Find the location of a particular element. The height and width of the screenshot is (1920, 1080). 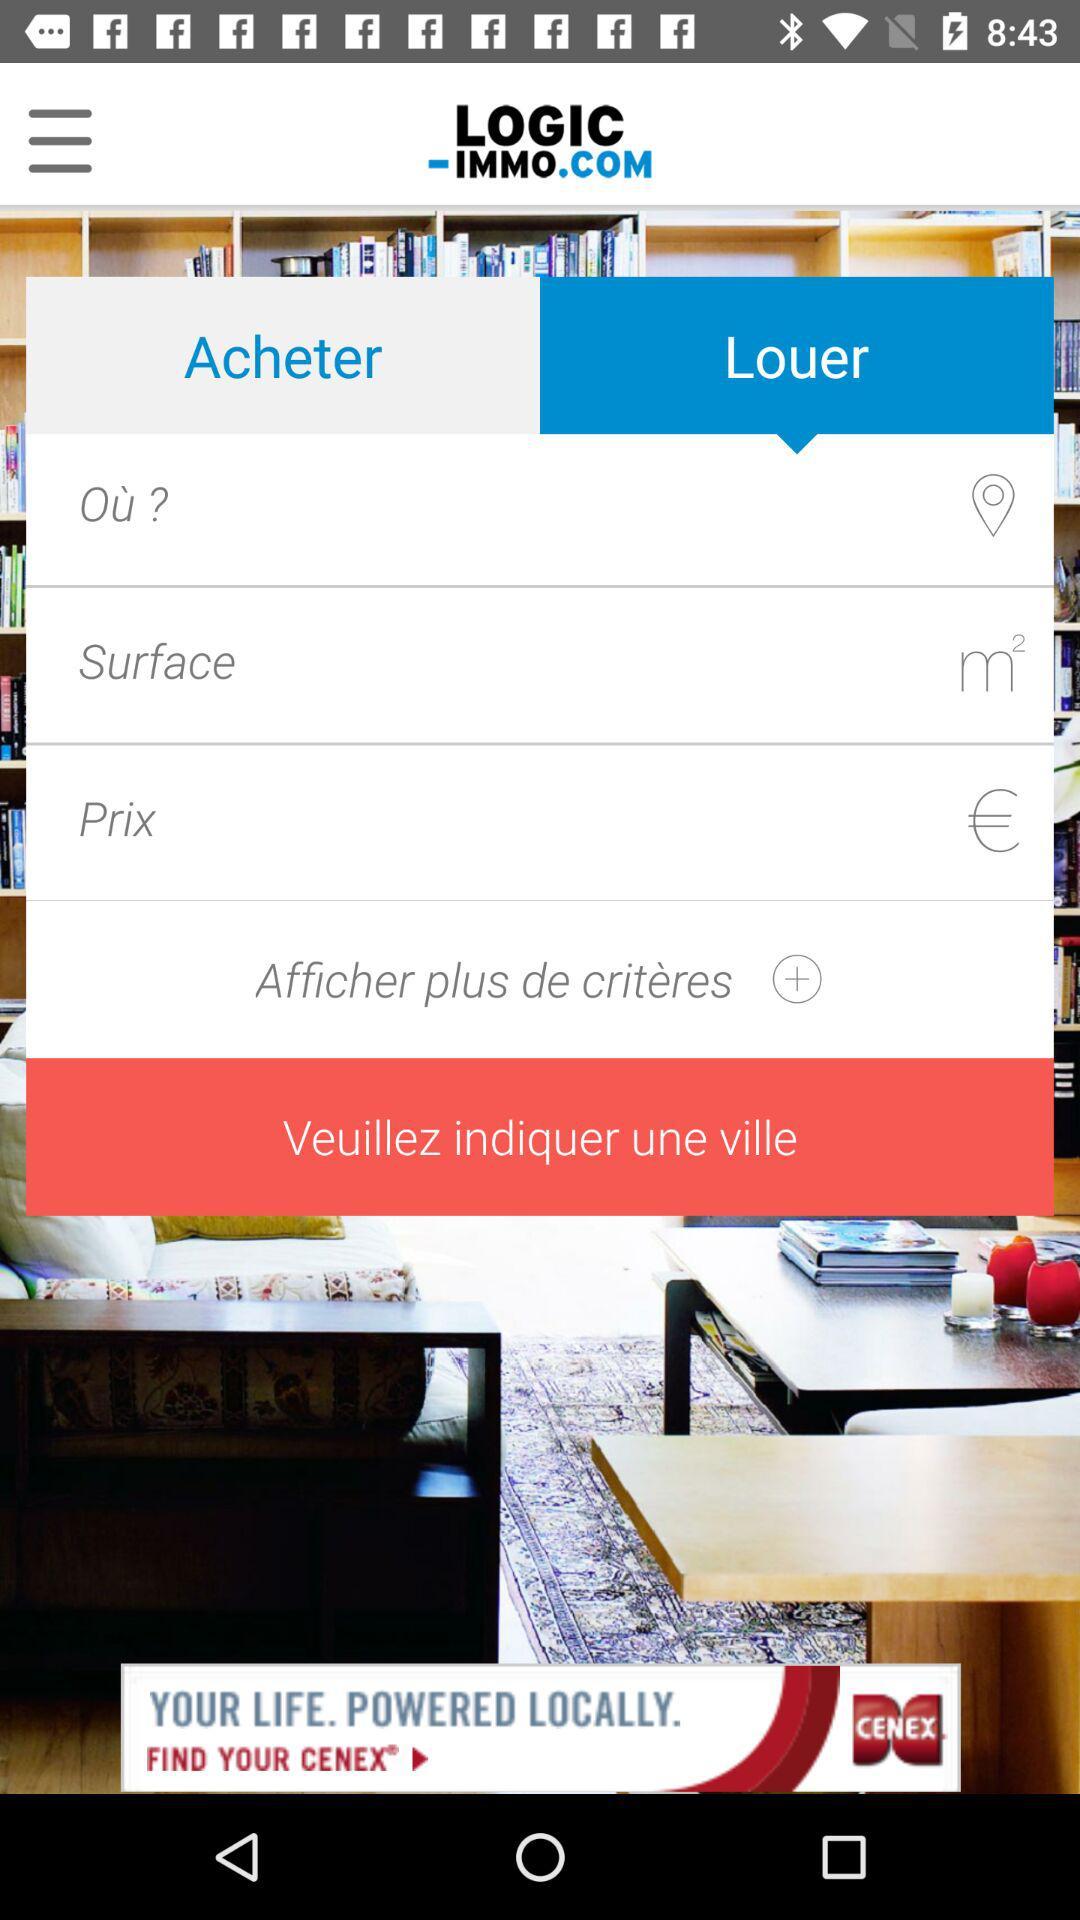

search to location is located at coordinates (582, 502).